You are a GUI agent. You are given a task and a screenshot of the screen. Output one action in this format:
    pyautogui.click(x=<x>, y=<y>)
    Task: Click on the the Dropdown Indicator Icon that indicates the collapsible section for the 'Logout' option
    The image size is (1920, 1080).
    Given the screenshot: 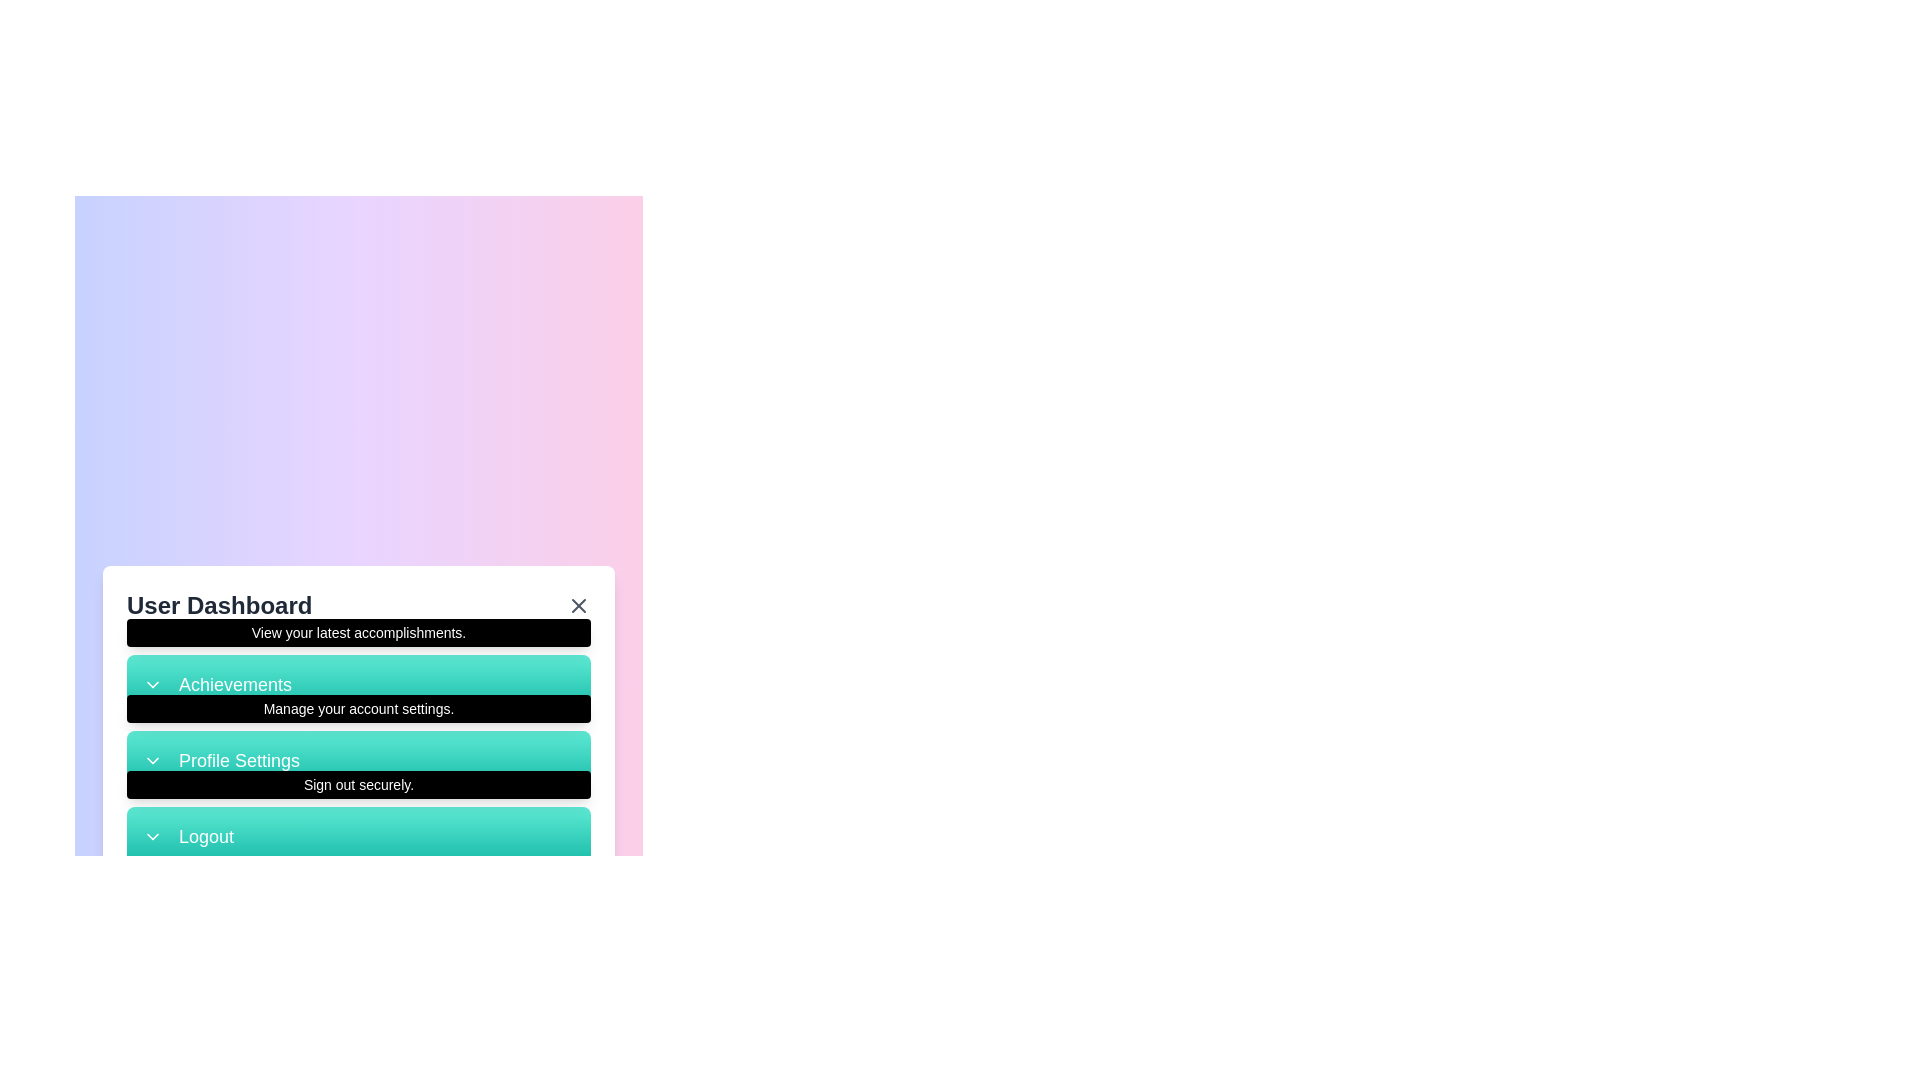 What is the action you would take?
    pyautogui.click(x=152, y=836)
    